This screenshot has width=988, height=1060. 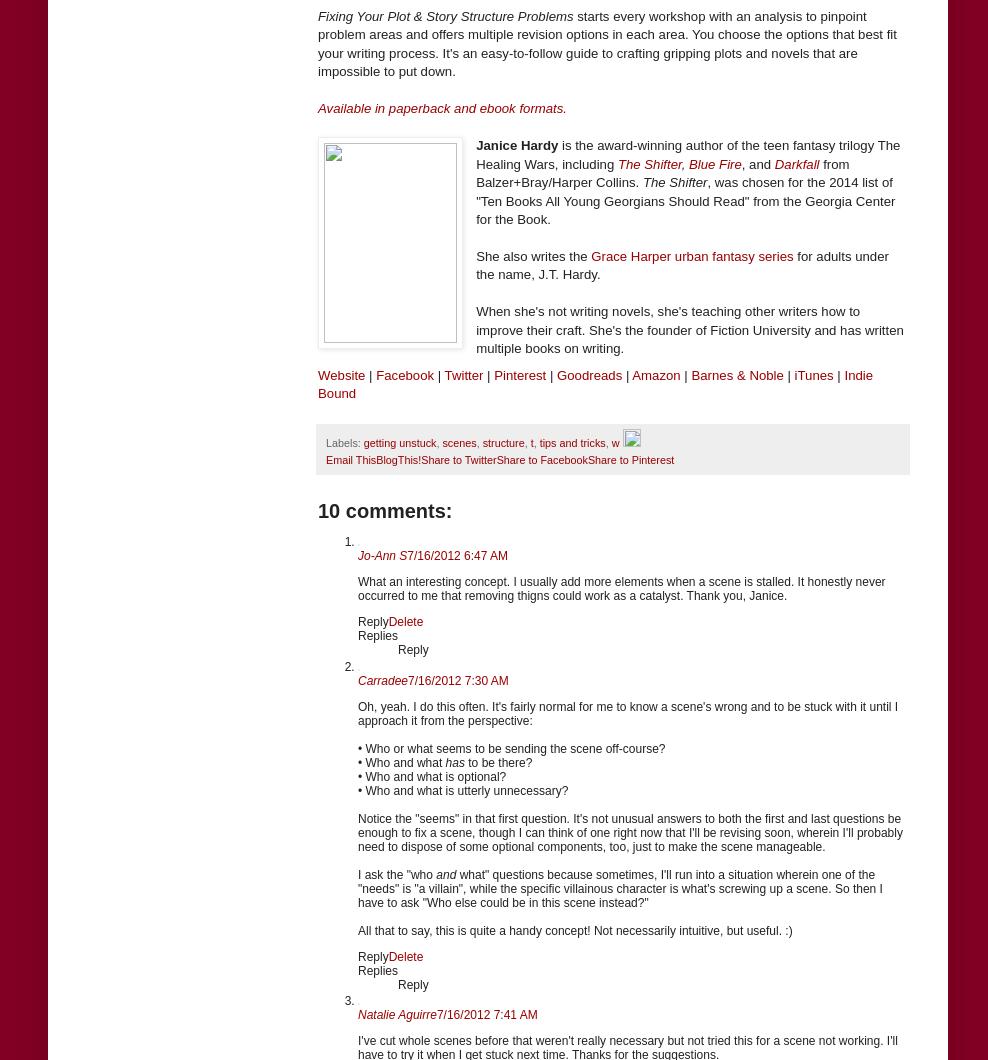 I want to click on 'tips and tricks', so click(x=537, y=441).